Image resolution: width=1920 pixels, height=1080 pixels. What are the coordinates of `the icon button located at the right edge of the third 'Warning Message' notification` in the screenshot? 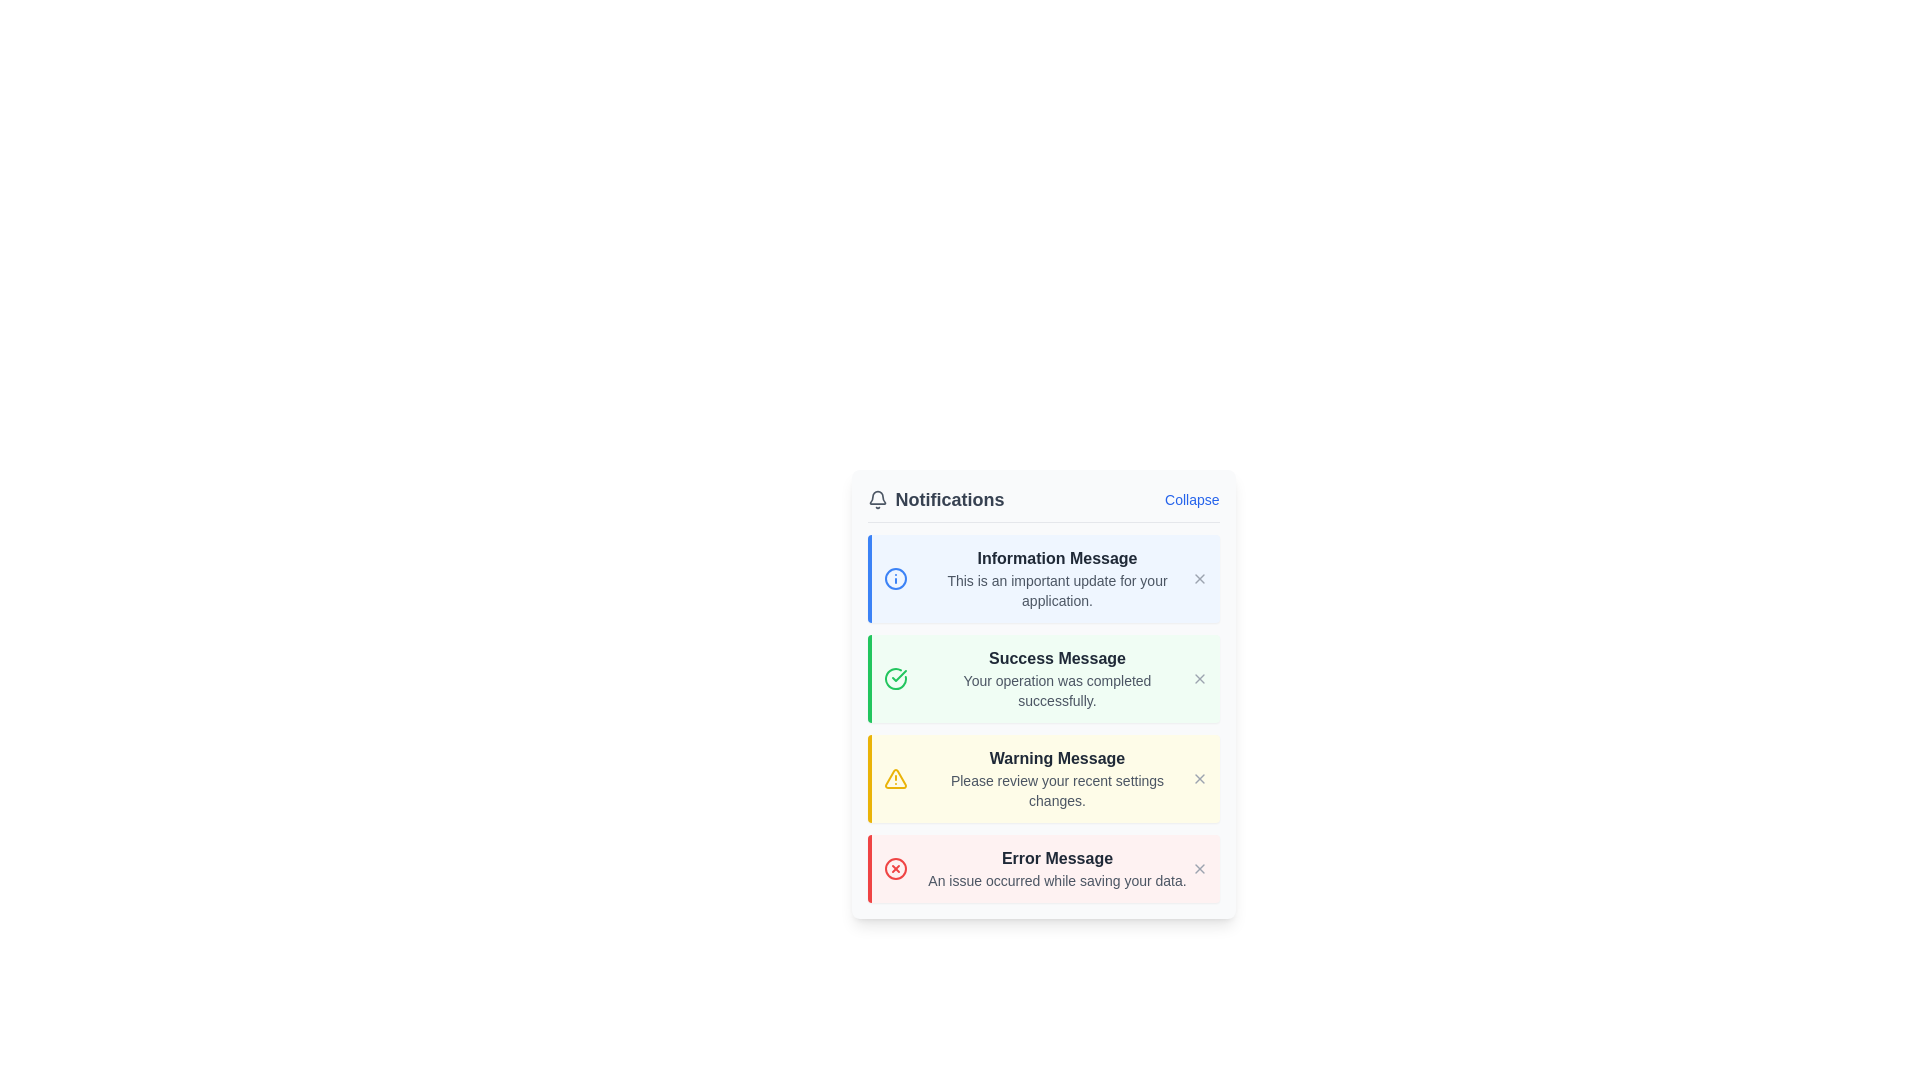 It's located at (1199, 778).